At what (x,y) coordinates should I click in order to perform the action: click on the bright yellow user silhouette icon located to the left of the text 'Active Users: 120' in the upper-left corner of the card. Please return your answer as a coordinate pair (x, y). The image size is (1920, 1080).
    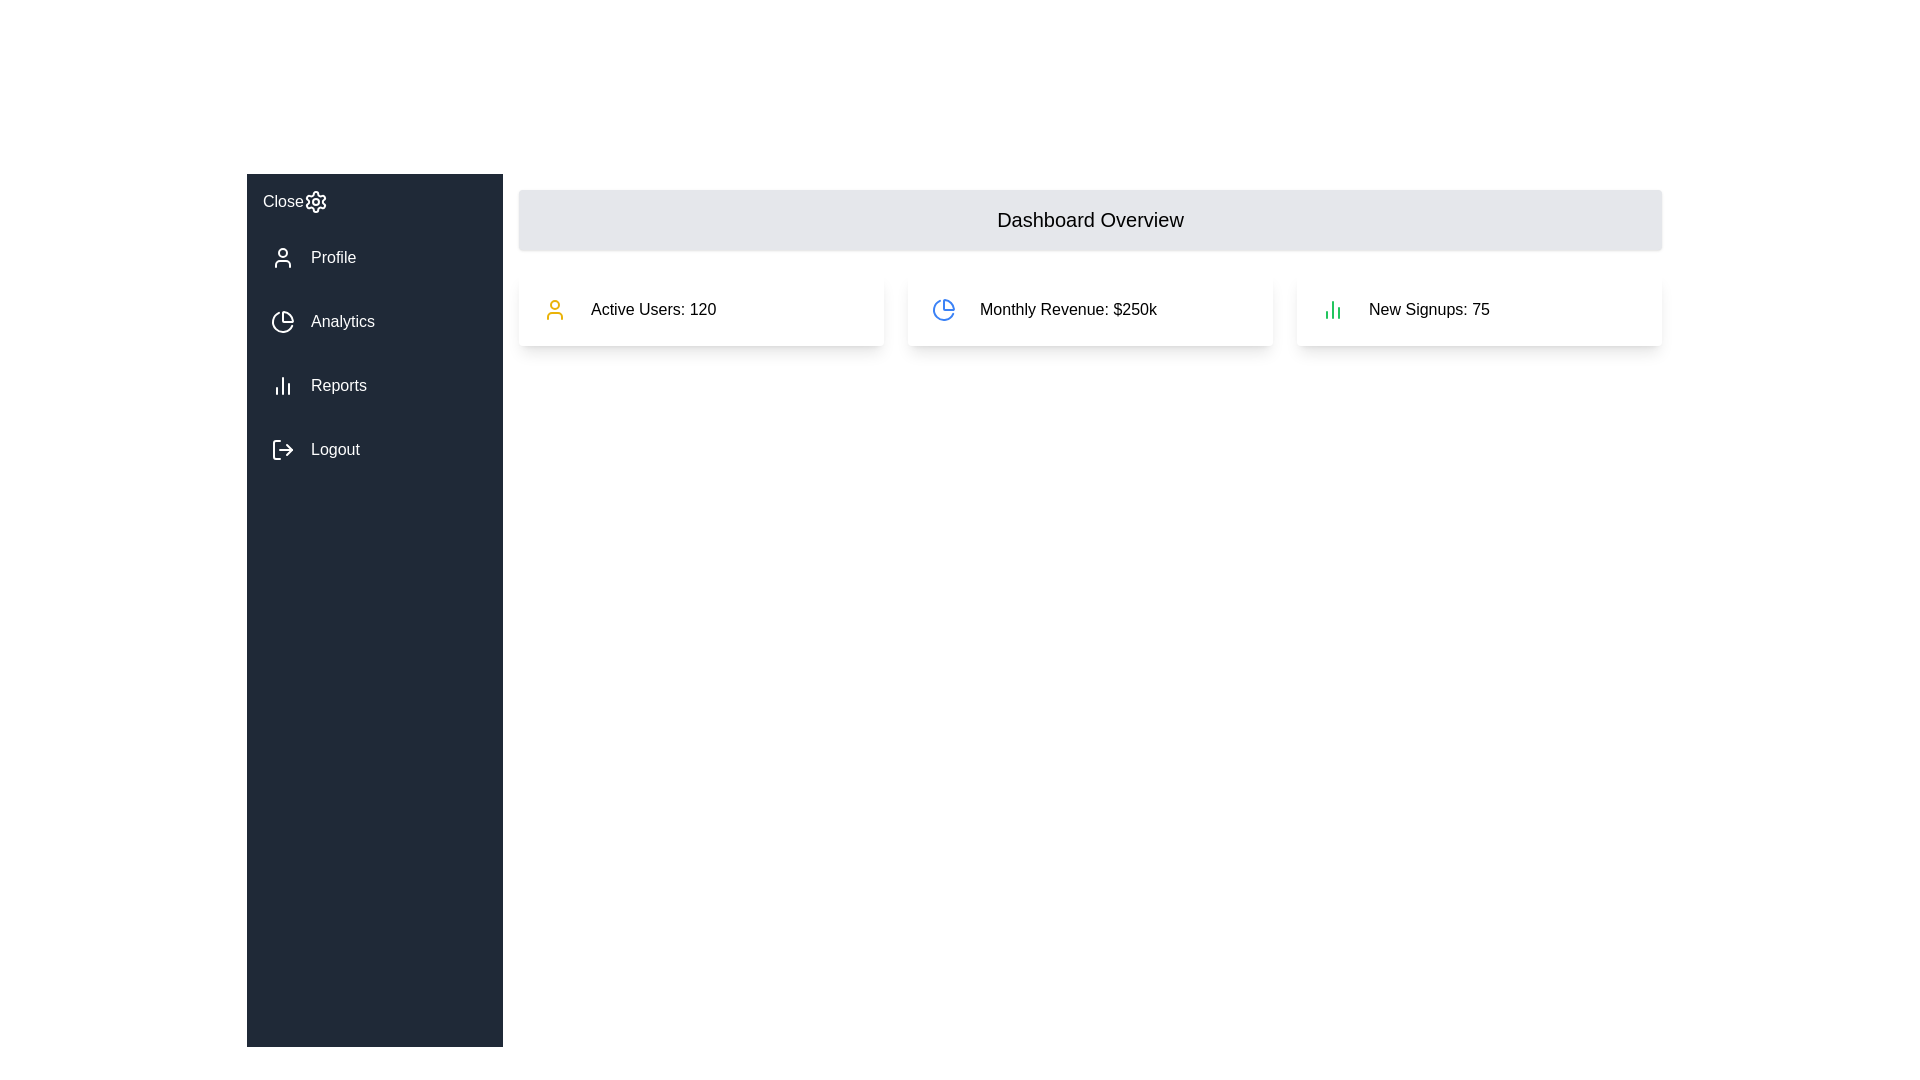
    Looking at the image, I should click on (555, 309).